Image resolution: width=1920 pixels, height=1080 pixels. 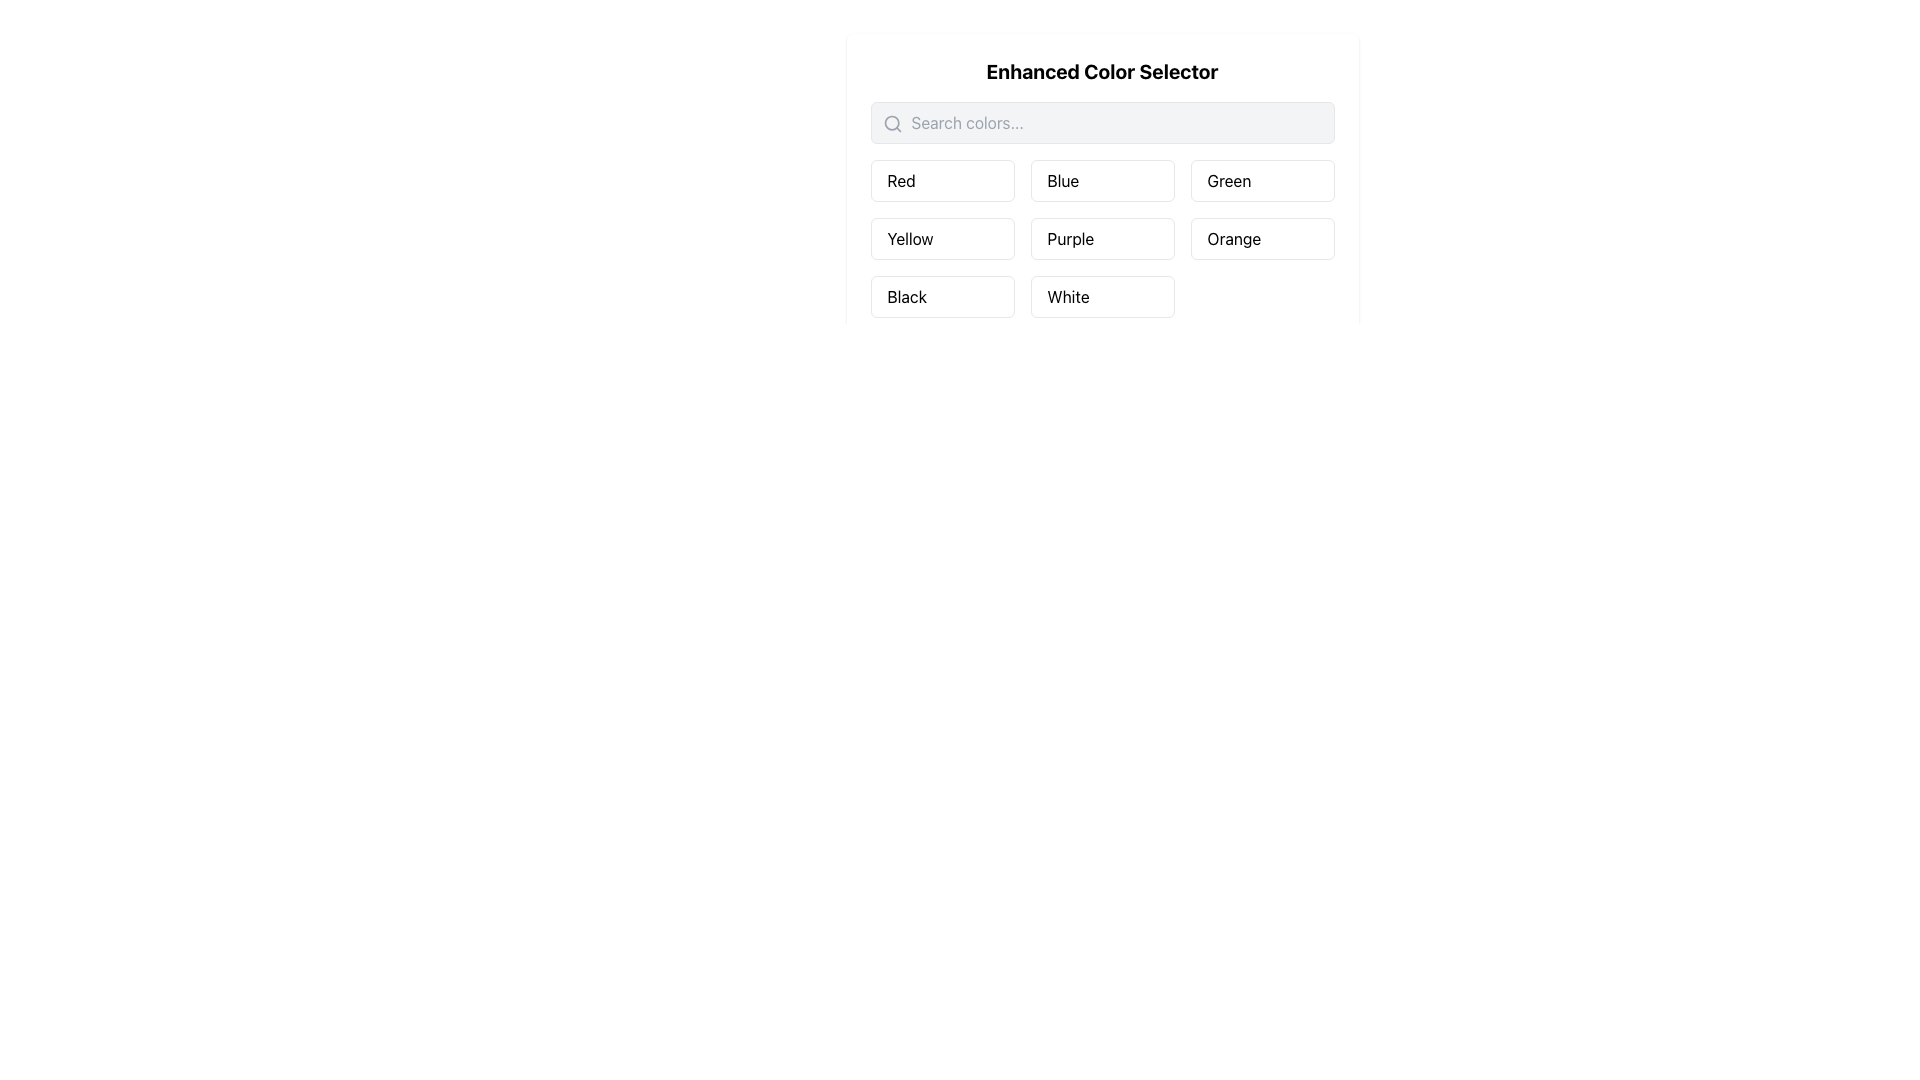 I want to click on the button that allows users to select the 'Black' color option, located in the bottom-left corner of the grid's last row, to the left of the 'White' button, so click(x=941, y=297).